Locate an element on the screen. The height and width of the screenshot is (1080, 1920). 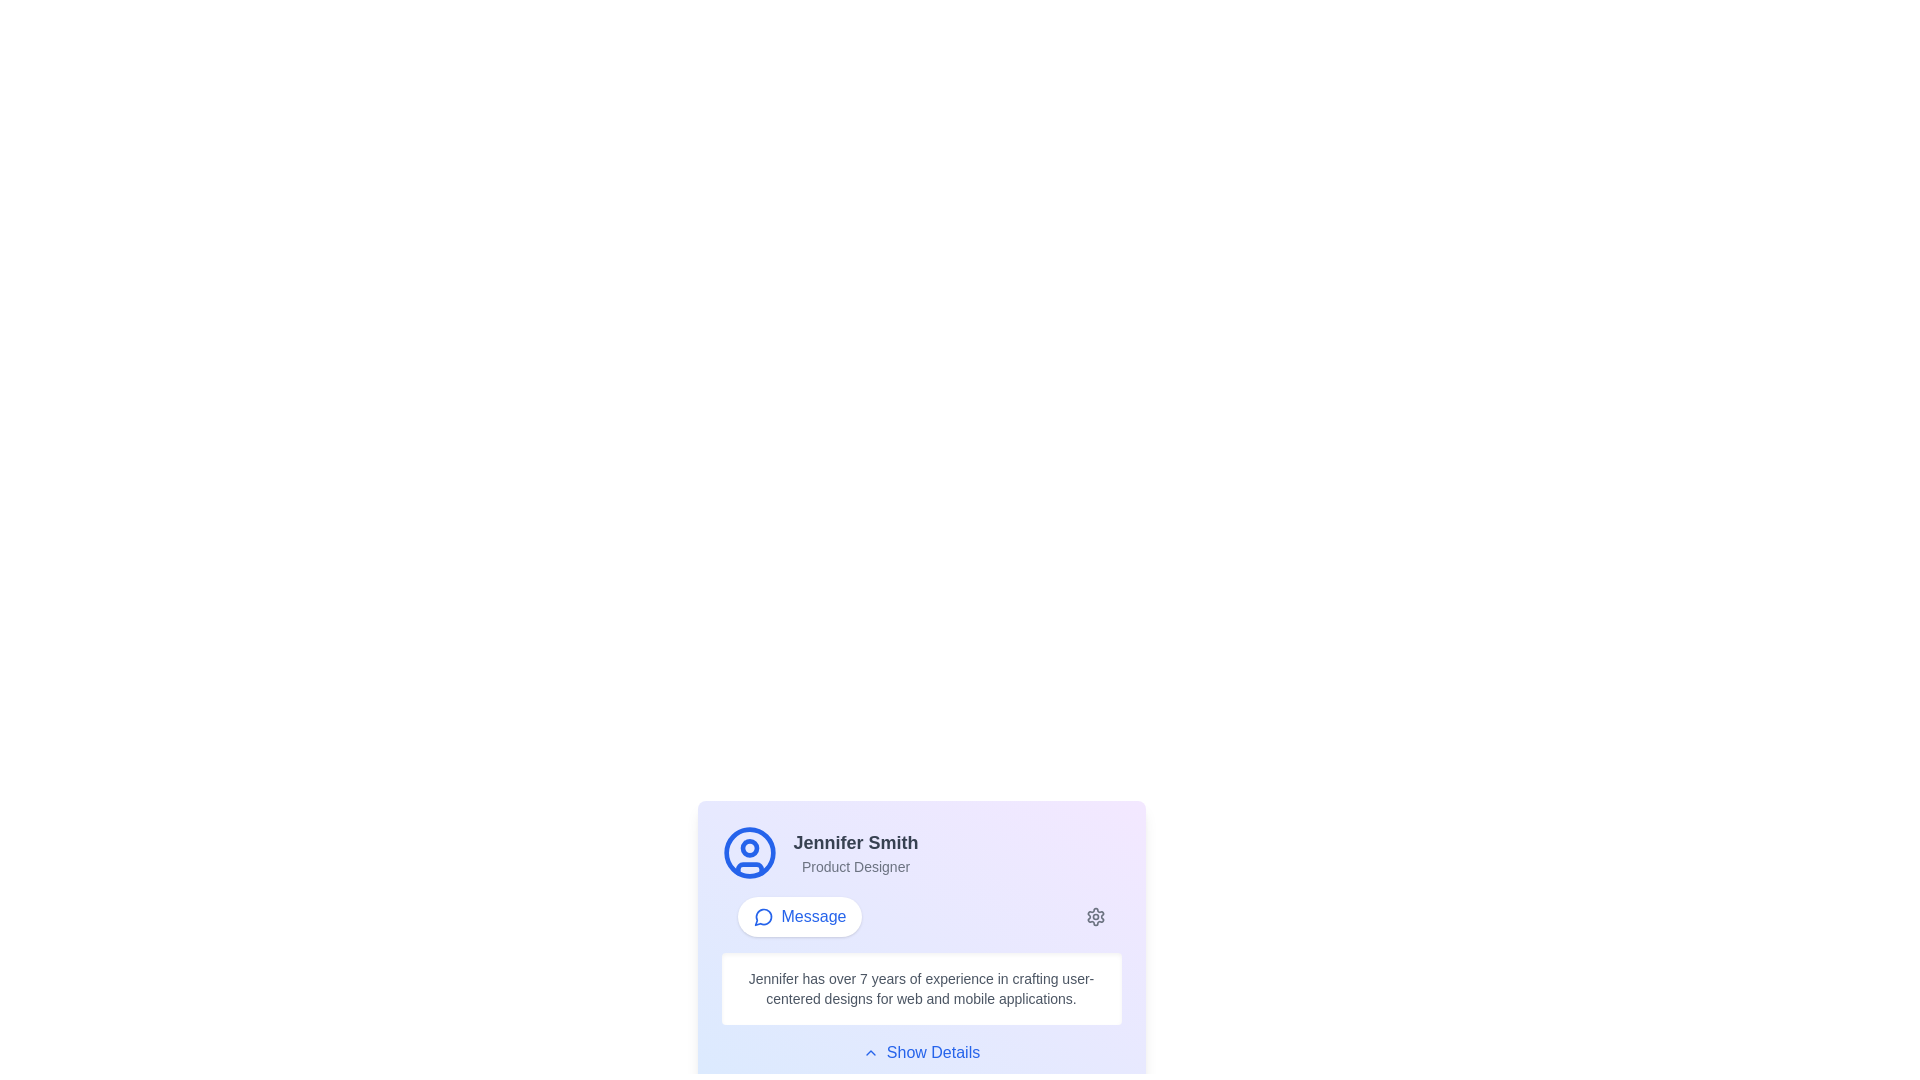
text label that serves as the title for the profile card, located in the upper-left area above the subtitle 'Product Designer' is located at coordinates (855, 843).